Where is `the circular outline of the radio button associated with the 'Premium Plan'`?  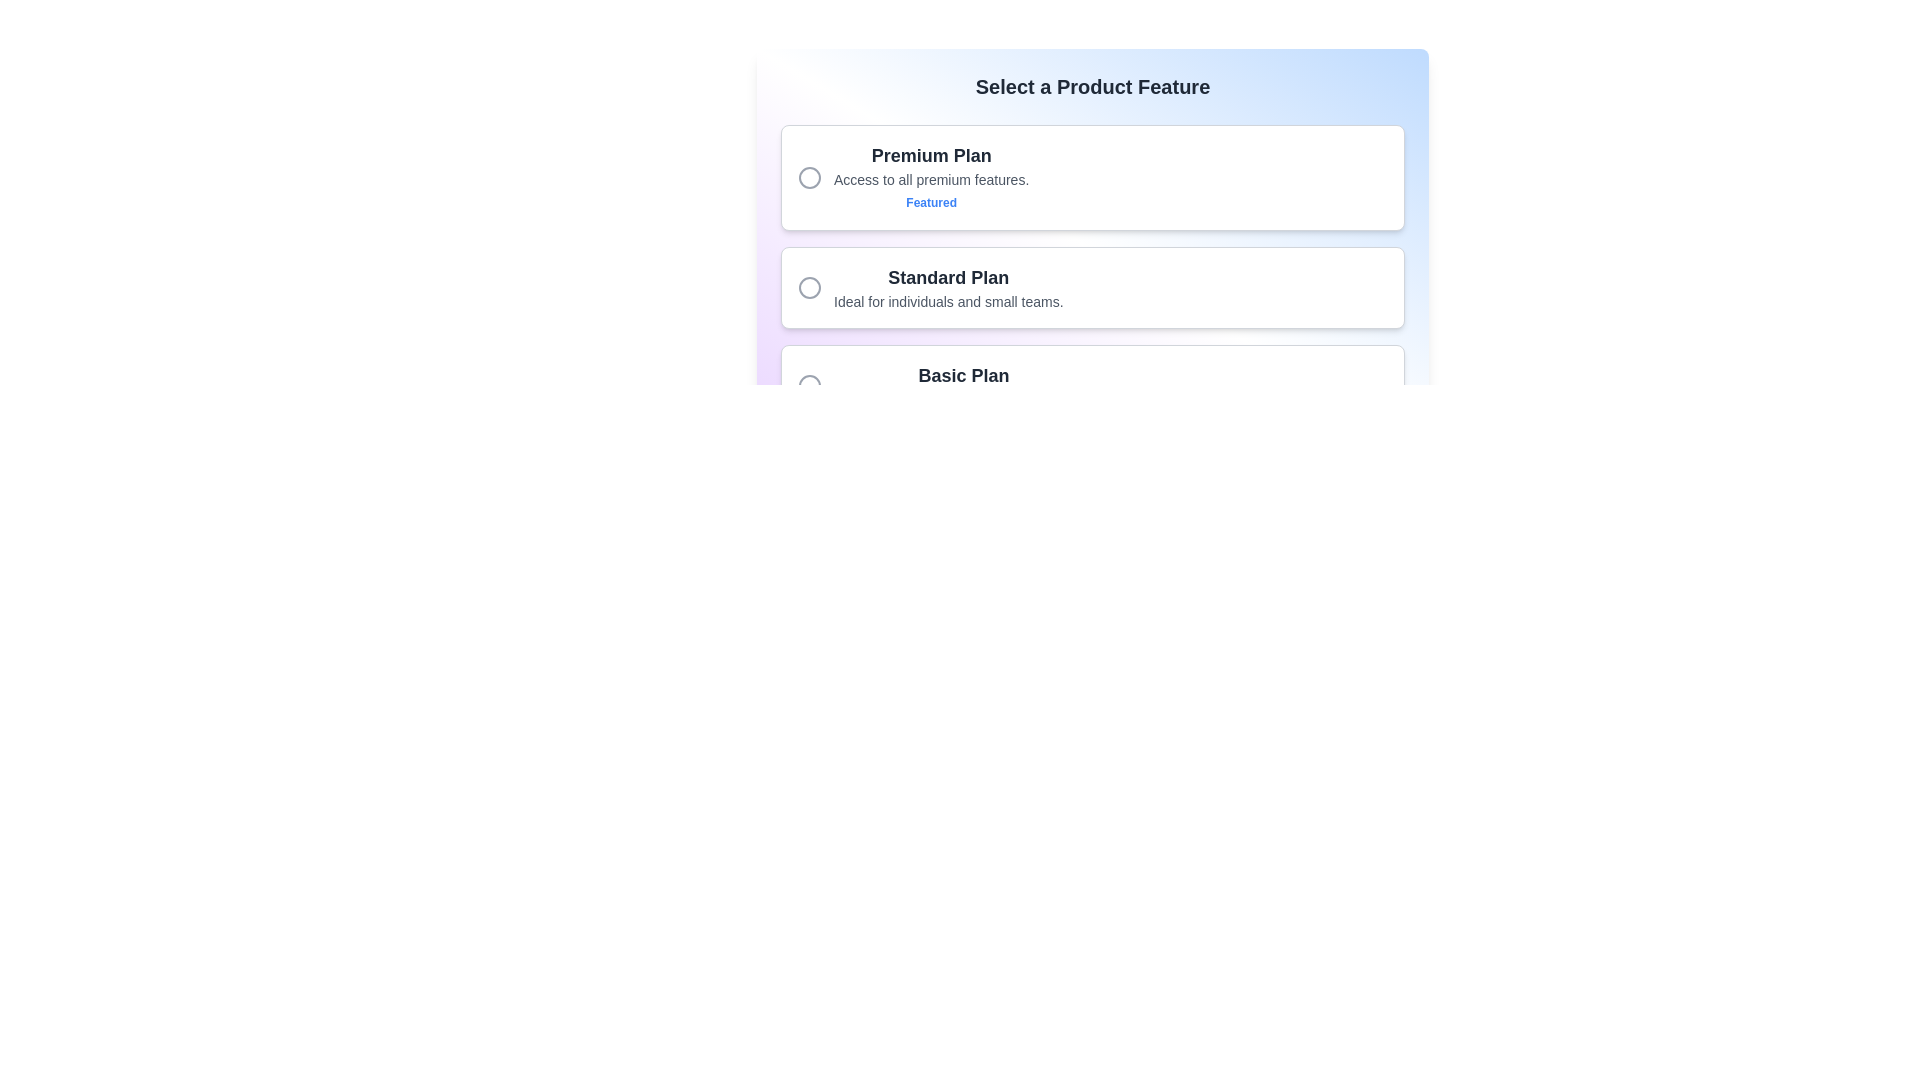
the circular outline of the radio button associated with the 'Premium Plan' is located at coordinates (810, 176).